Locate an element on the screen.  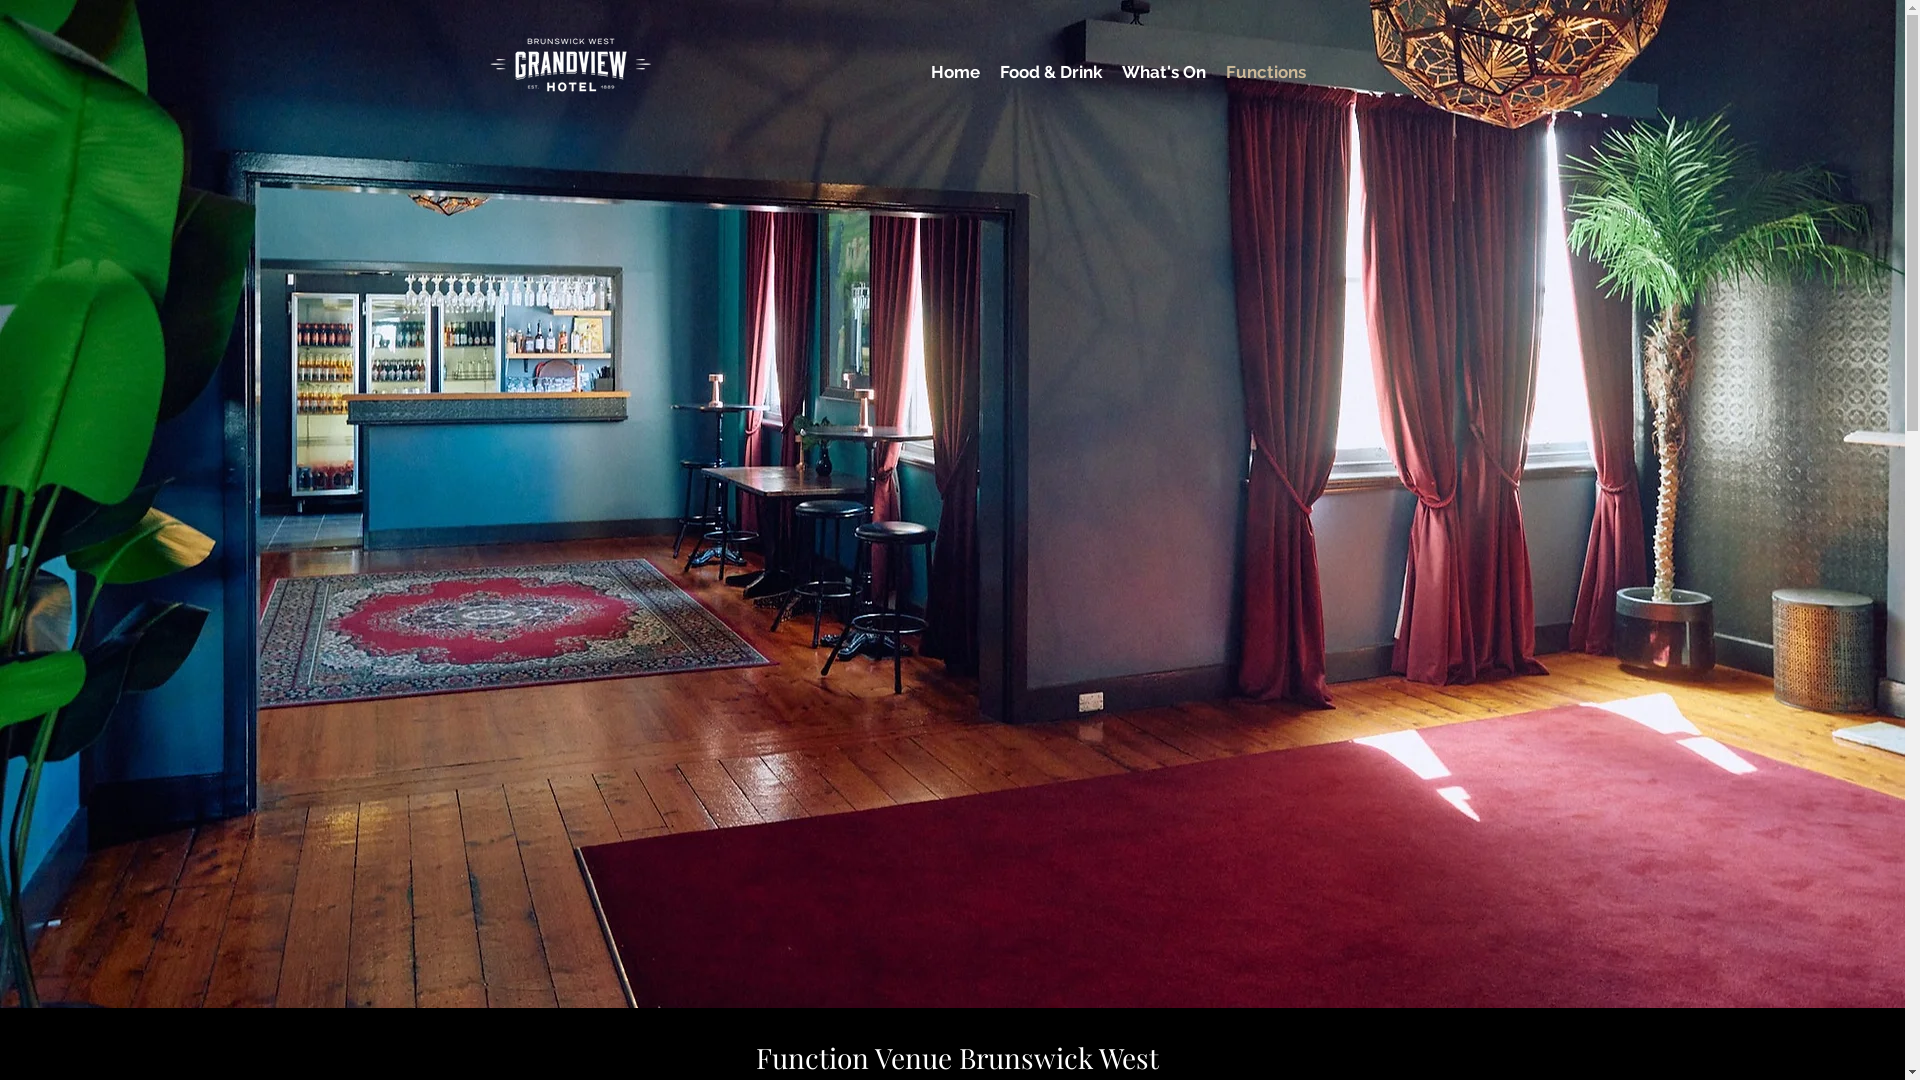
'Food & Drink' is located at coordinates (989, 63).